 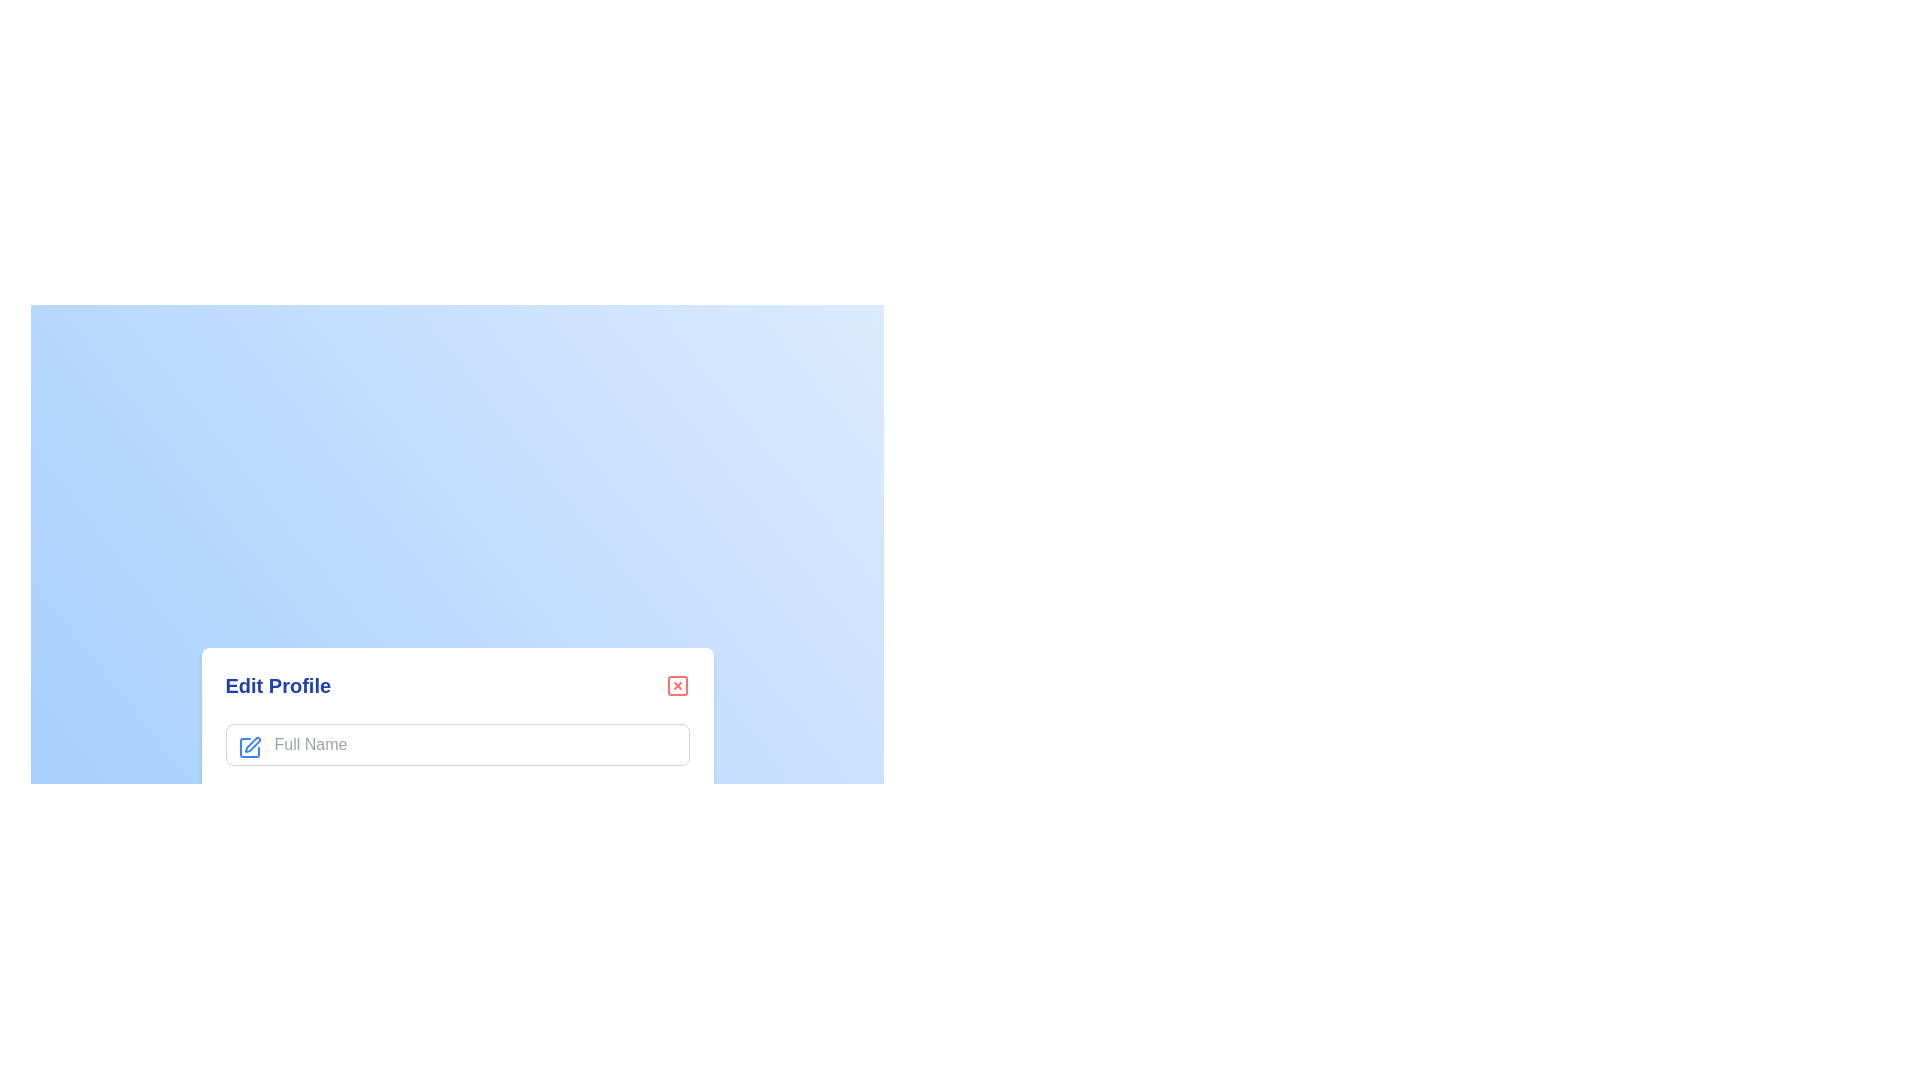 I want to click on the edit icon located in the top-left corner of the 'Full Name' input field in the Edit Profile form, so click(x=251, y=744).